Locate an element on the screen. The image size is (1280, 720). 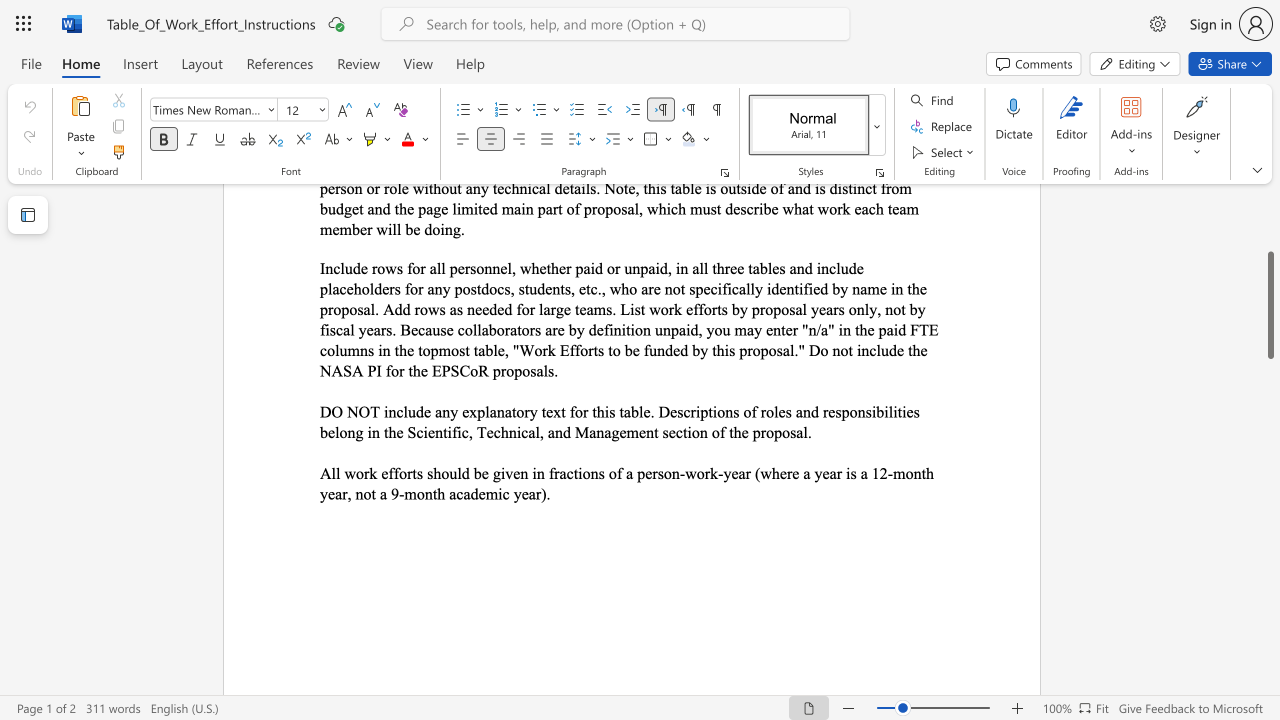
the scrollbar and move down 190 pixels is located at coordinates (1269, 305).